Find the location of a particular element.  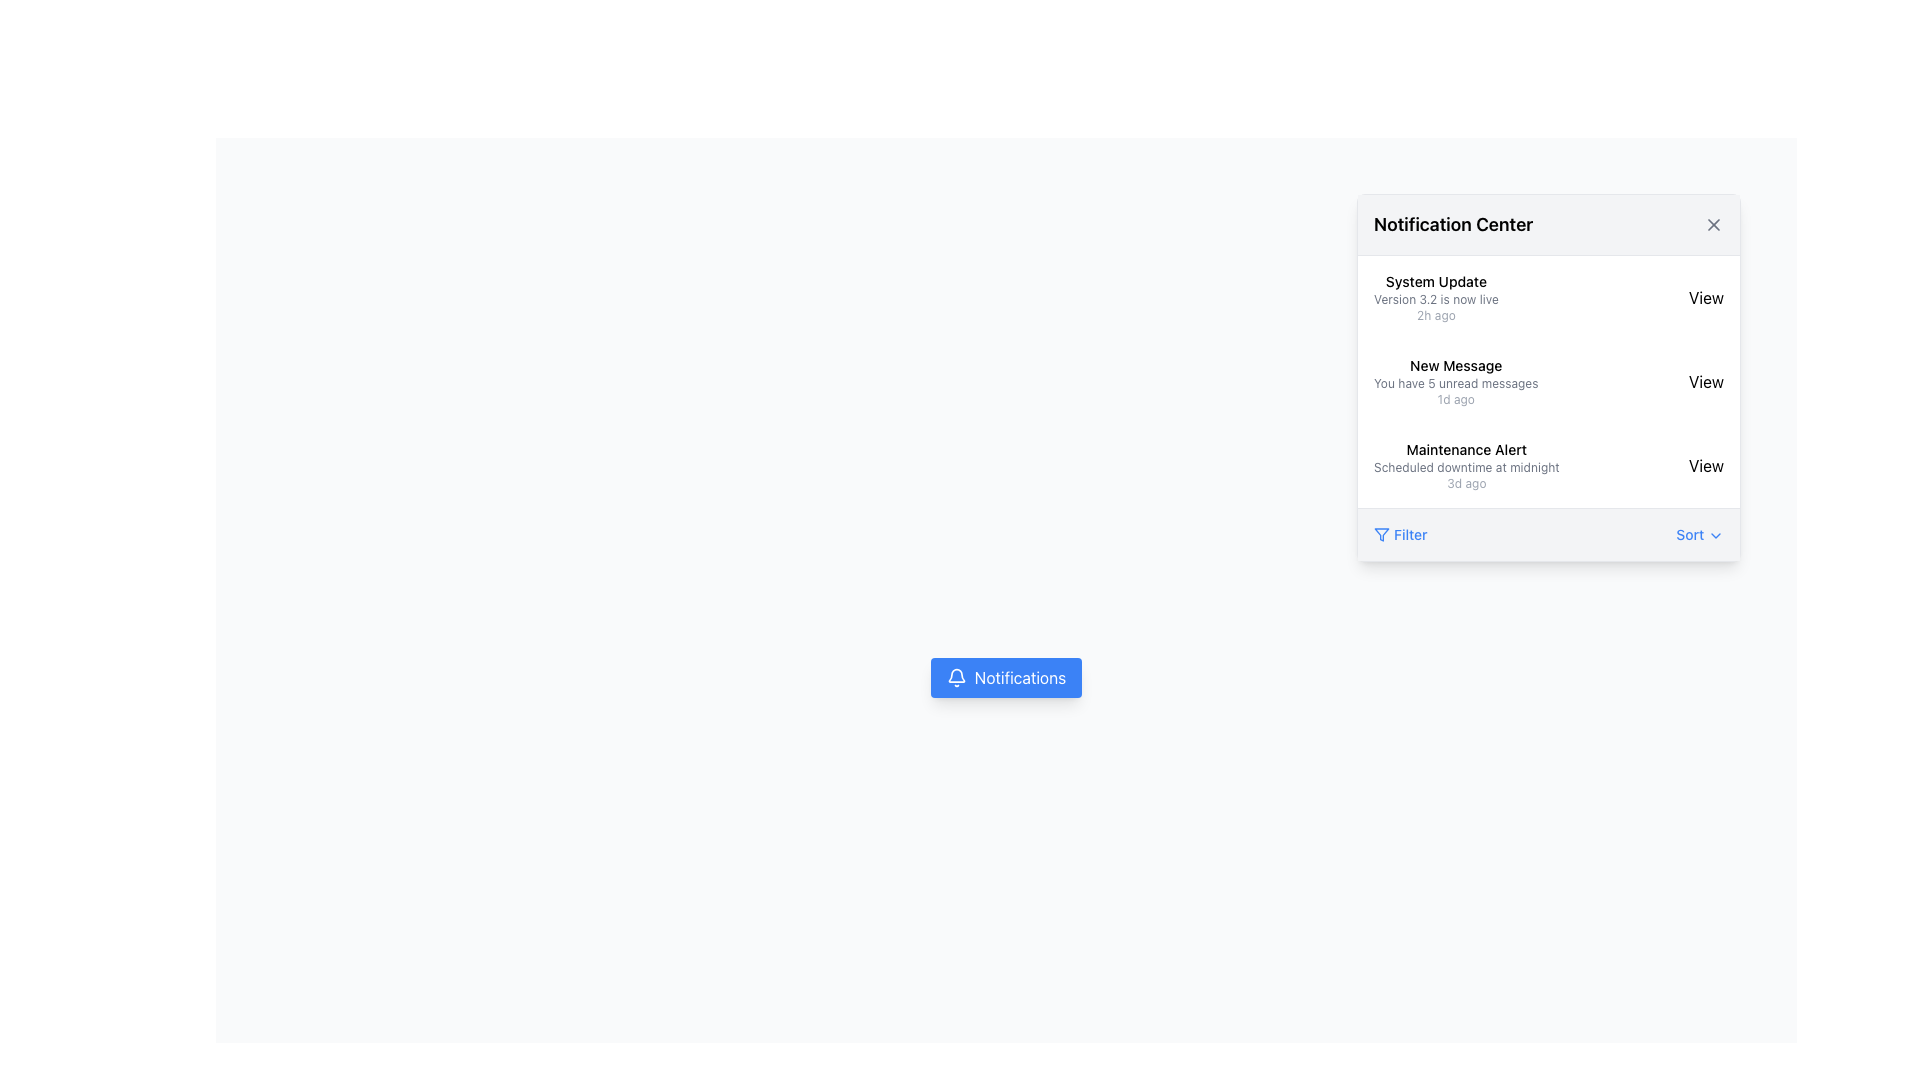

notification details from the alert text element titled 'Maintenance Alert', which is the first part of a notification card in the 'Notification Center' popup is located at coordinates (1466, 466).